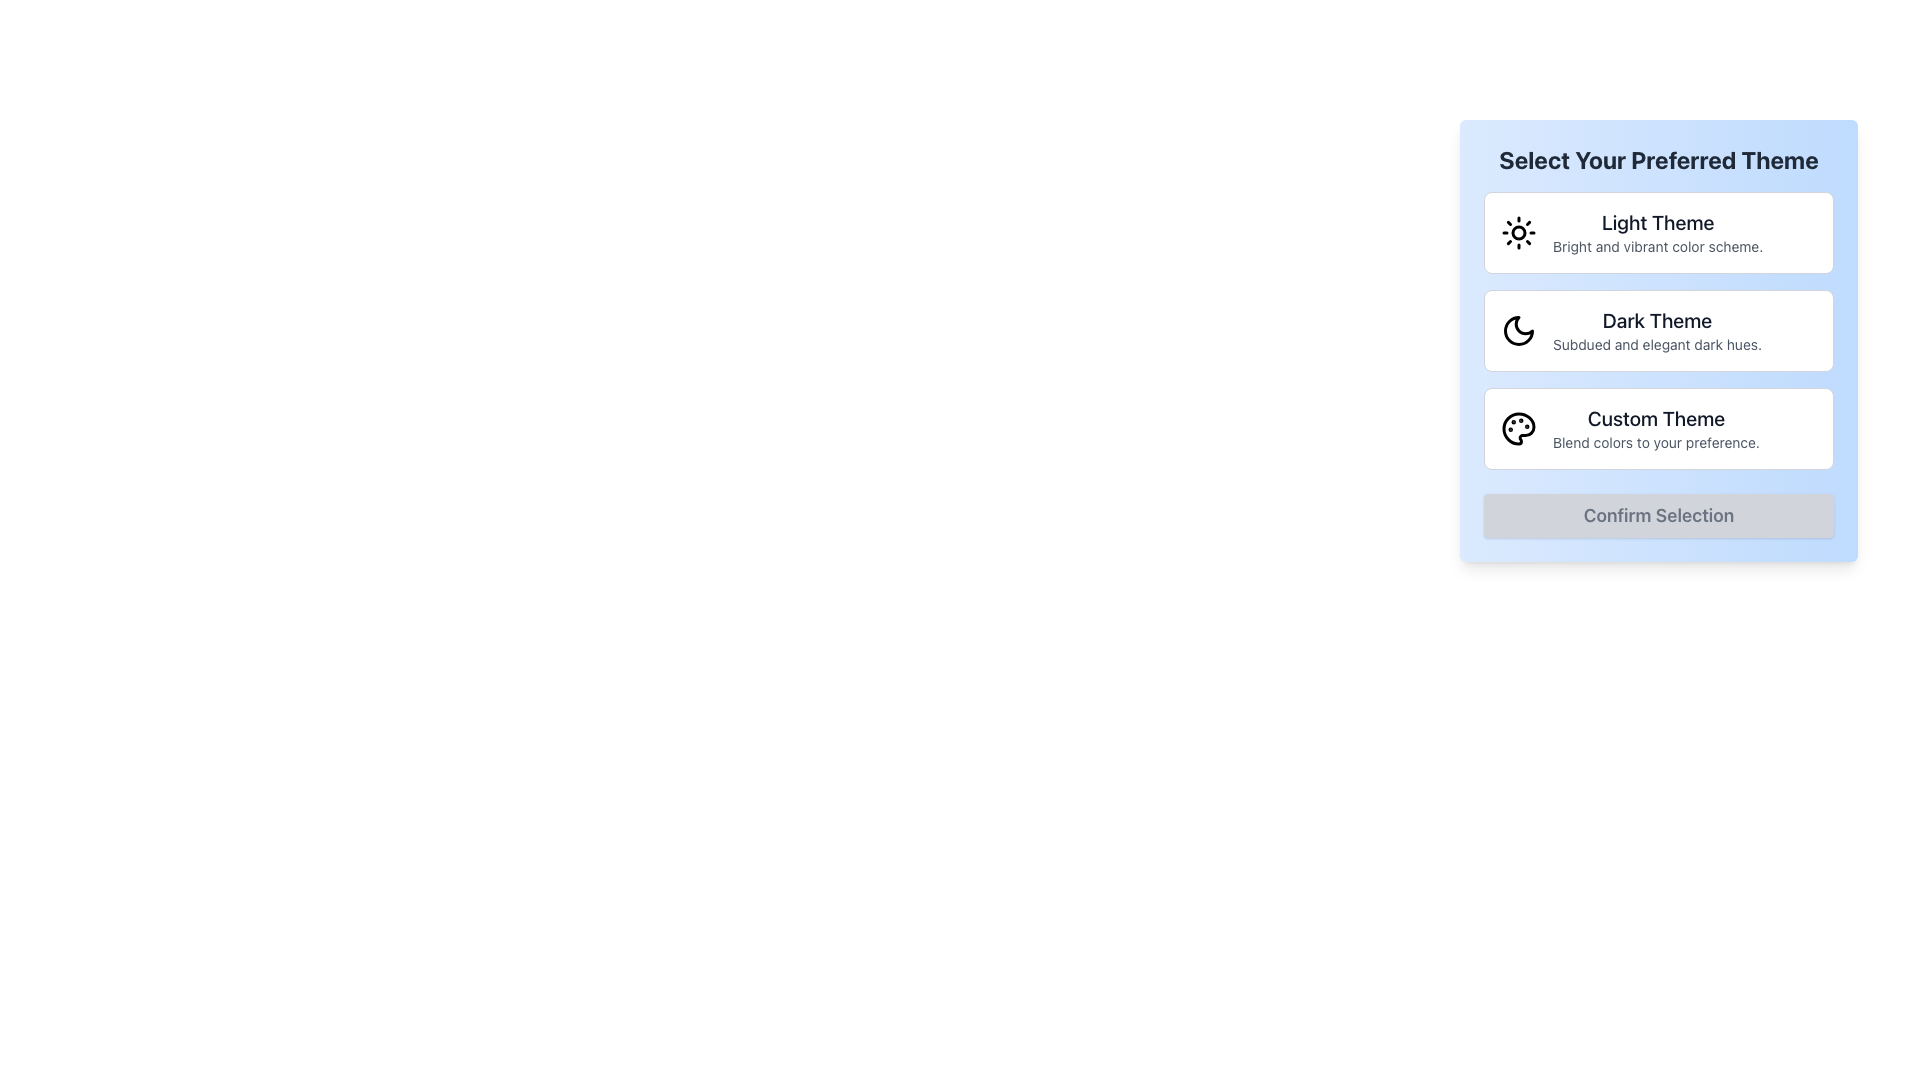  What do you see at coordinates (1656, 427) in the screenshot?
I see `text content from the 'Custom Theme' element, which includes the text 'Custom Theme' in bold black and 'Blend colors to your preference.' in smaller gray text. This element is located in the third box of theme options` at bounding box center [1656, 427].